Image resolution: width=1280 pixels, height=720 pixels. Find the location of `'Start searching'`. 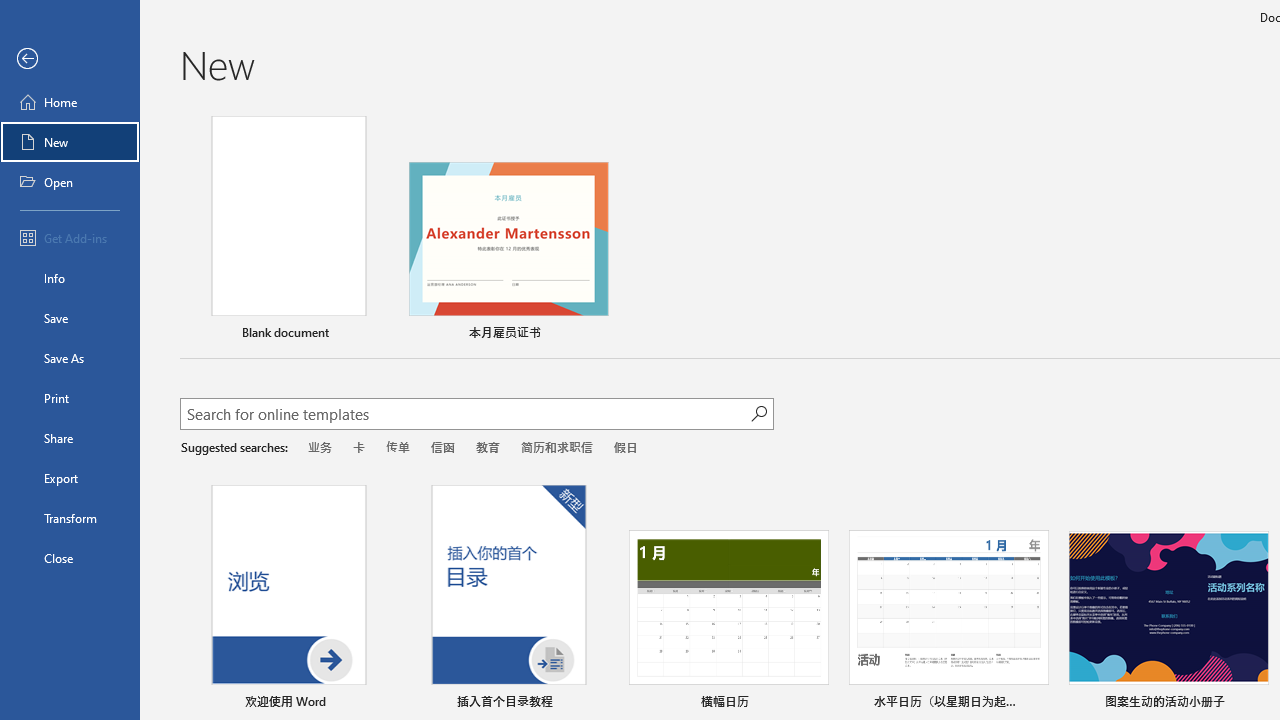

'Start searching' is located at coordinates (758, 412).